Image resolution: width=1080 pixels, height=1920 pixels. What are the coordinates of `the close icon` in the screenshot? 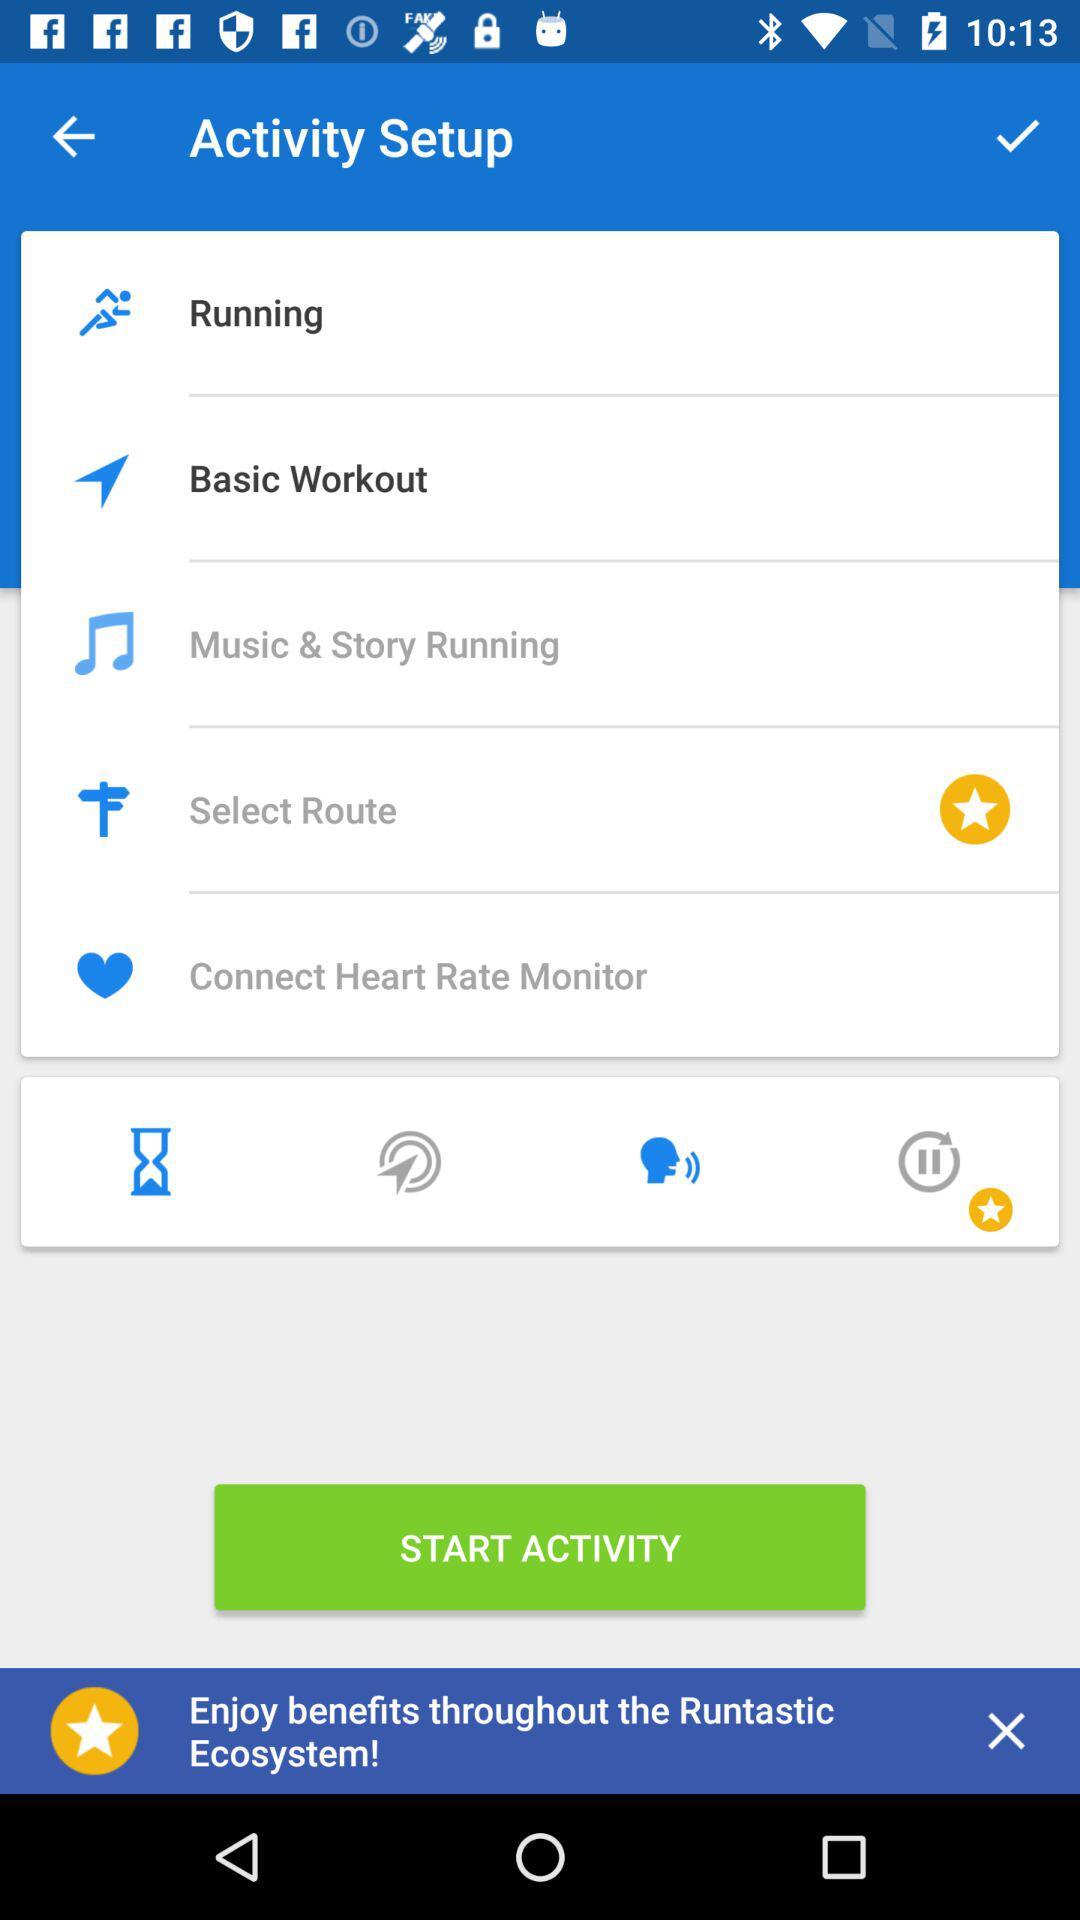 It's located at (1006, 1730).